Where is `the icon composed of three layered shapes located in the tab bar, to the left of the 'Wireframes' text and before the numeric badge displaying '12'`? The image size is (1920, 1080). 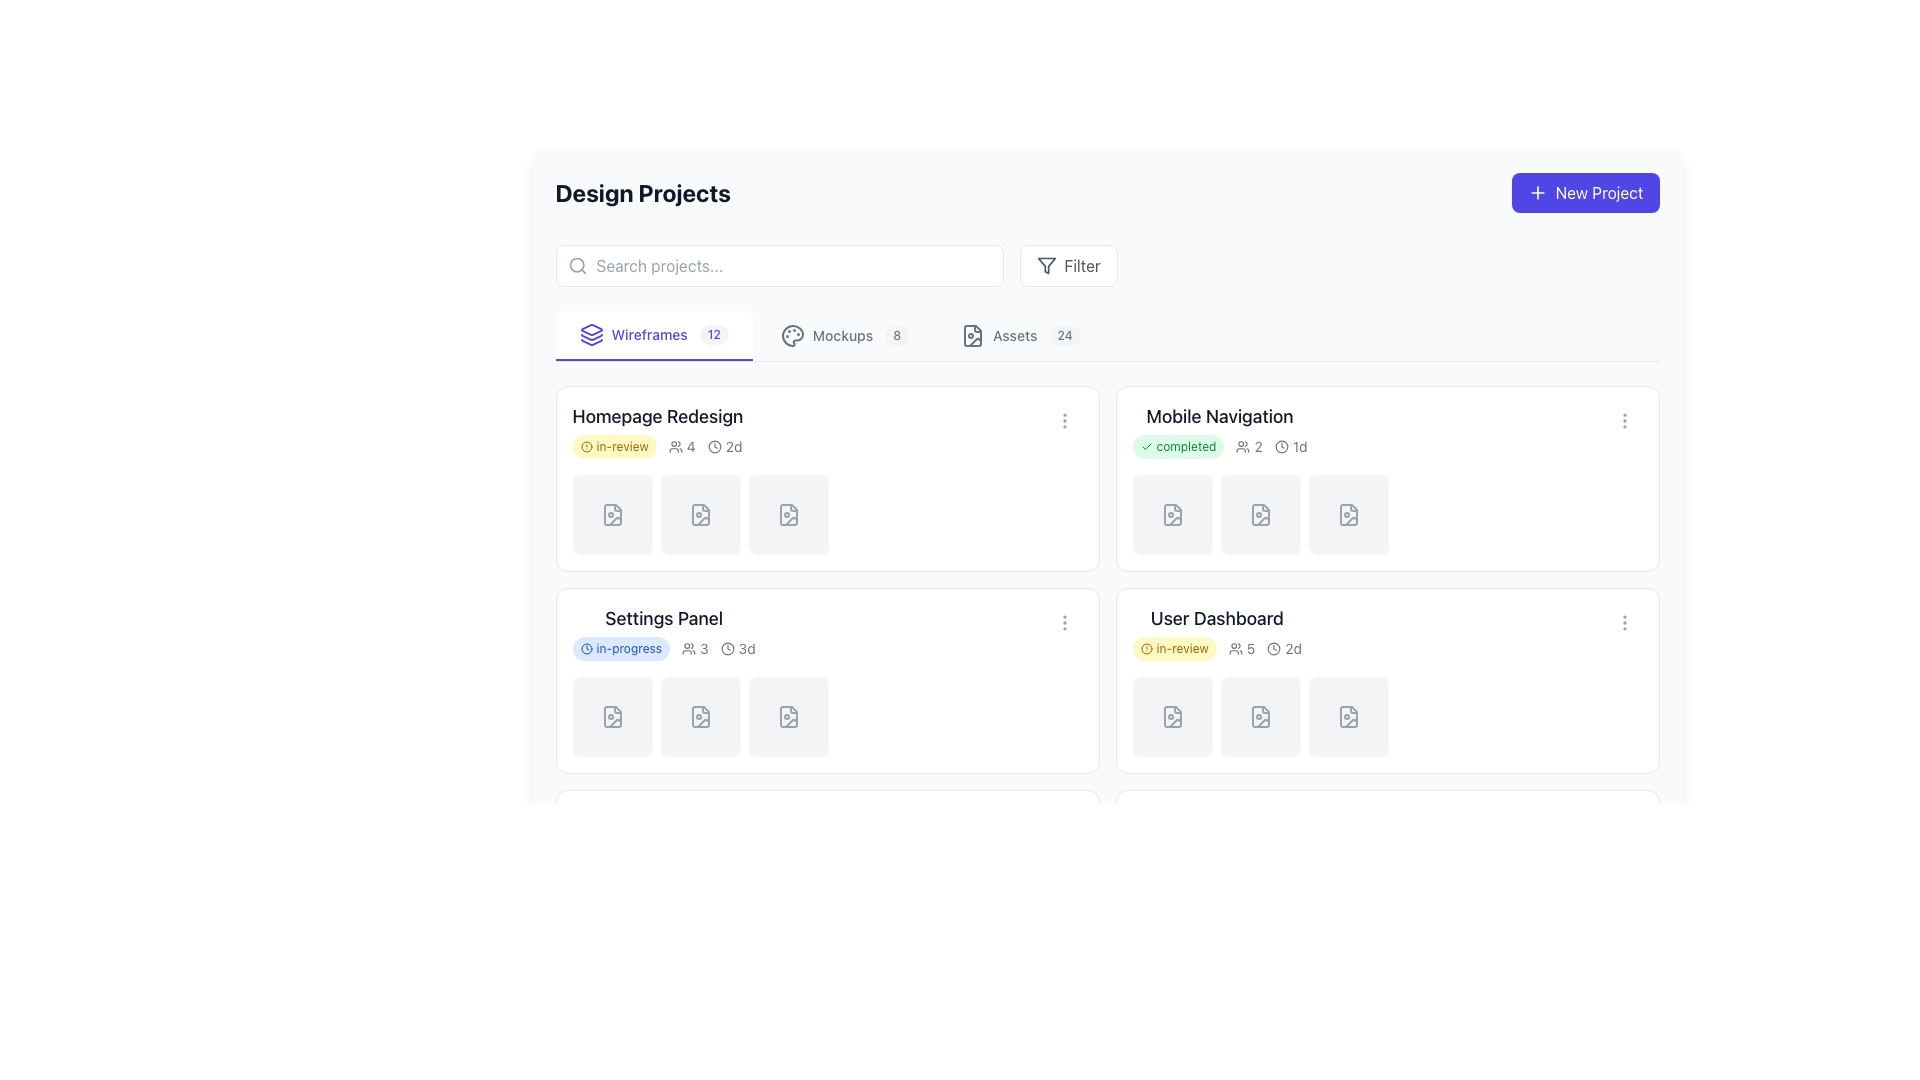 the icon composed of three layered shapes located in the tab bar, to the left of the 'Wireframes' text and before the numeric badge displaying '12' is located at coordinates (590, 334).